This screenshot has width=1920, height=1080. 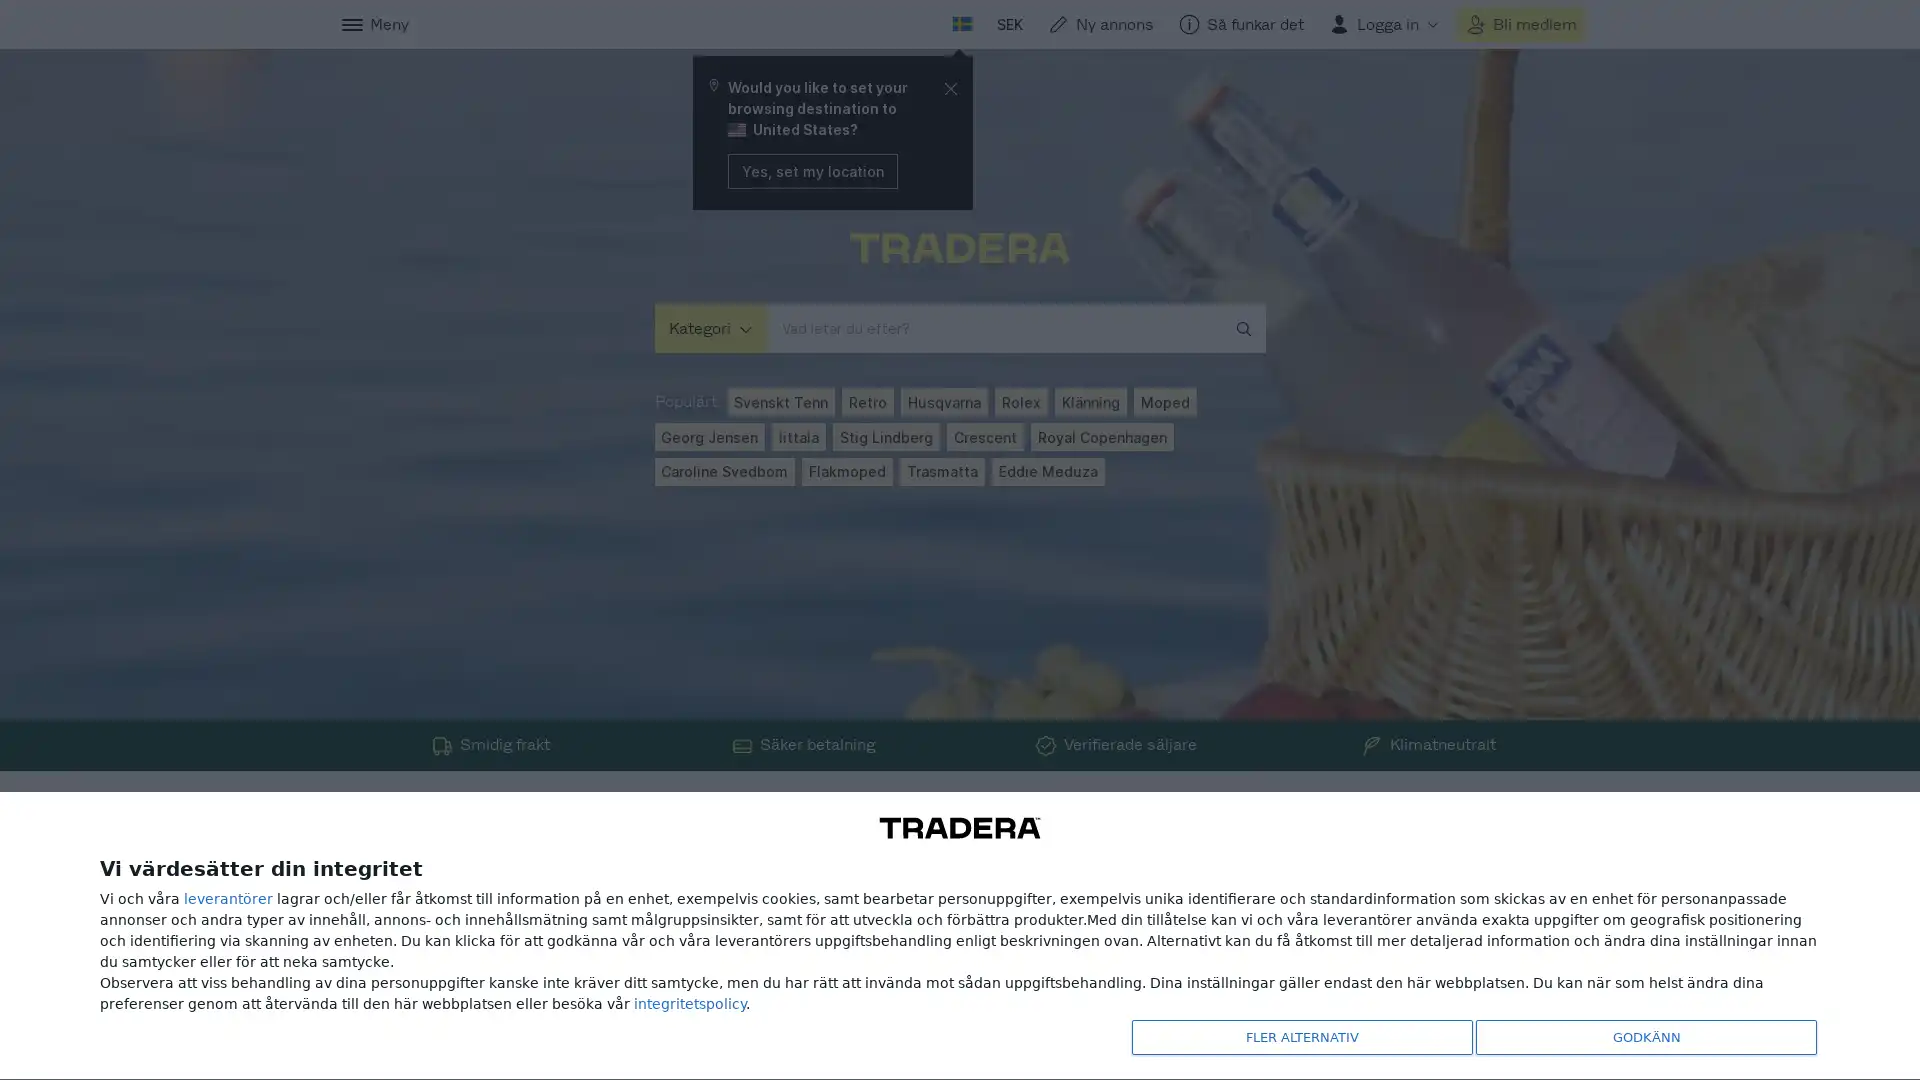 I want to click on Yes, set my location, so click(x=811, y=169).